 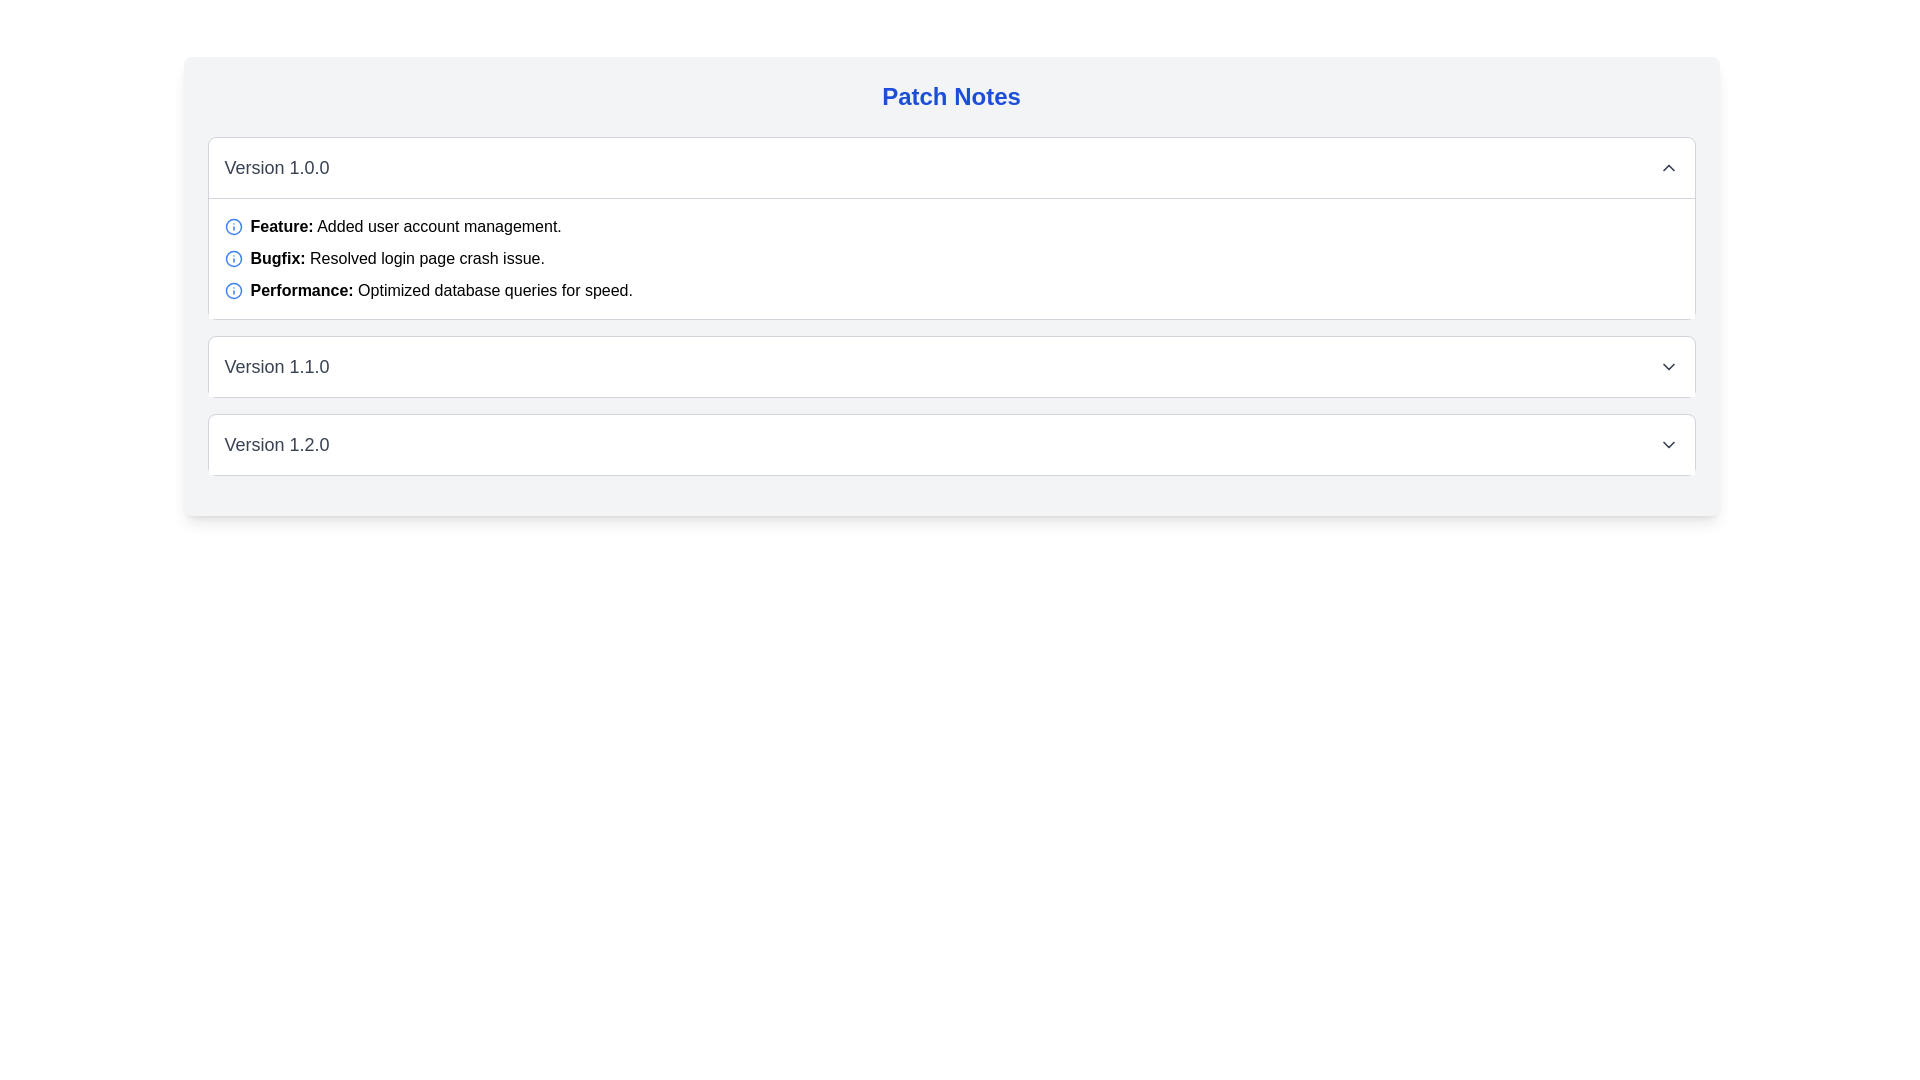 What do you see at coordinates (233, 290) in the screenshot?
I see `the information indicator icon located to the left of the text labeled 'Performance: Optimized database queries for speed.' in the list of patch notes for Version 1.0.0, specifically the third item in the list` at bounding box center [233, 290].